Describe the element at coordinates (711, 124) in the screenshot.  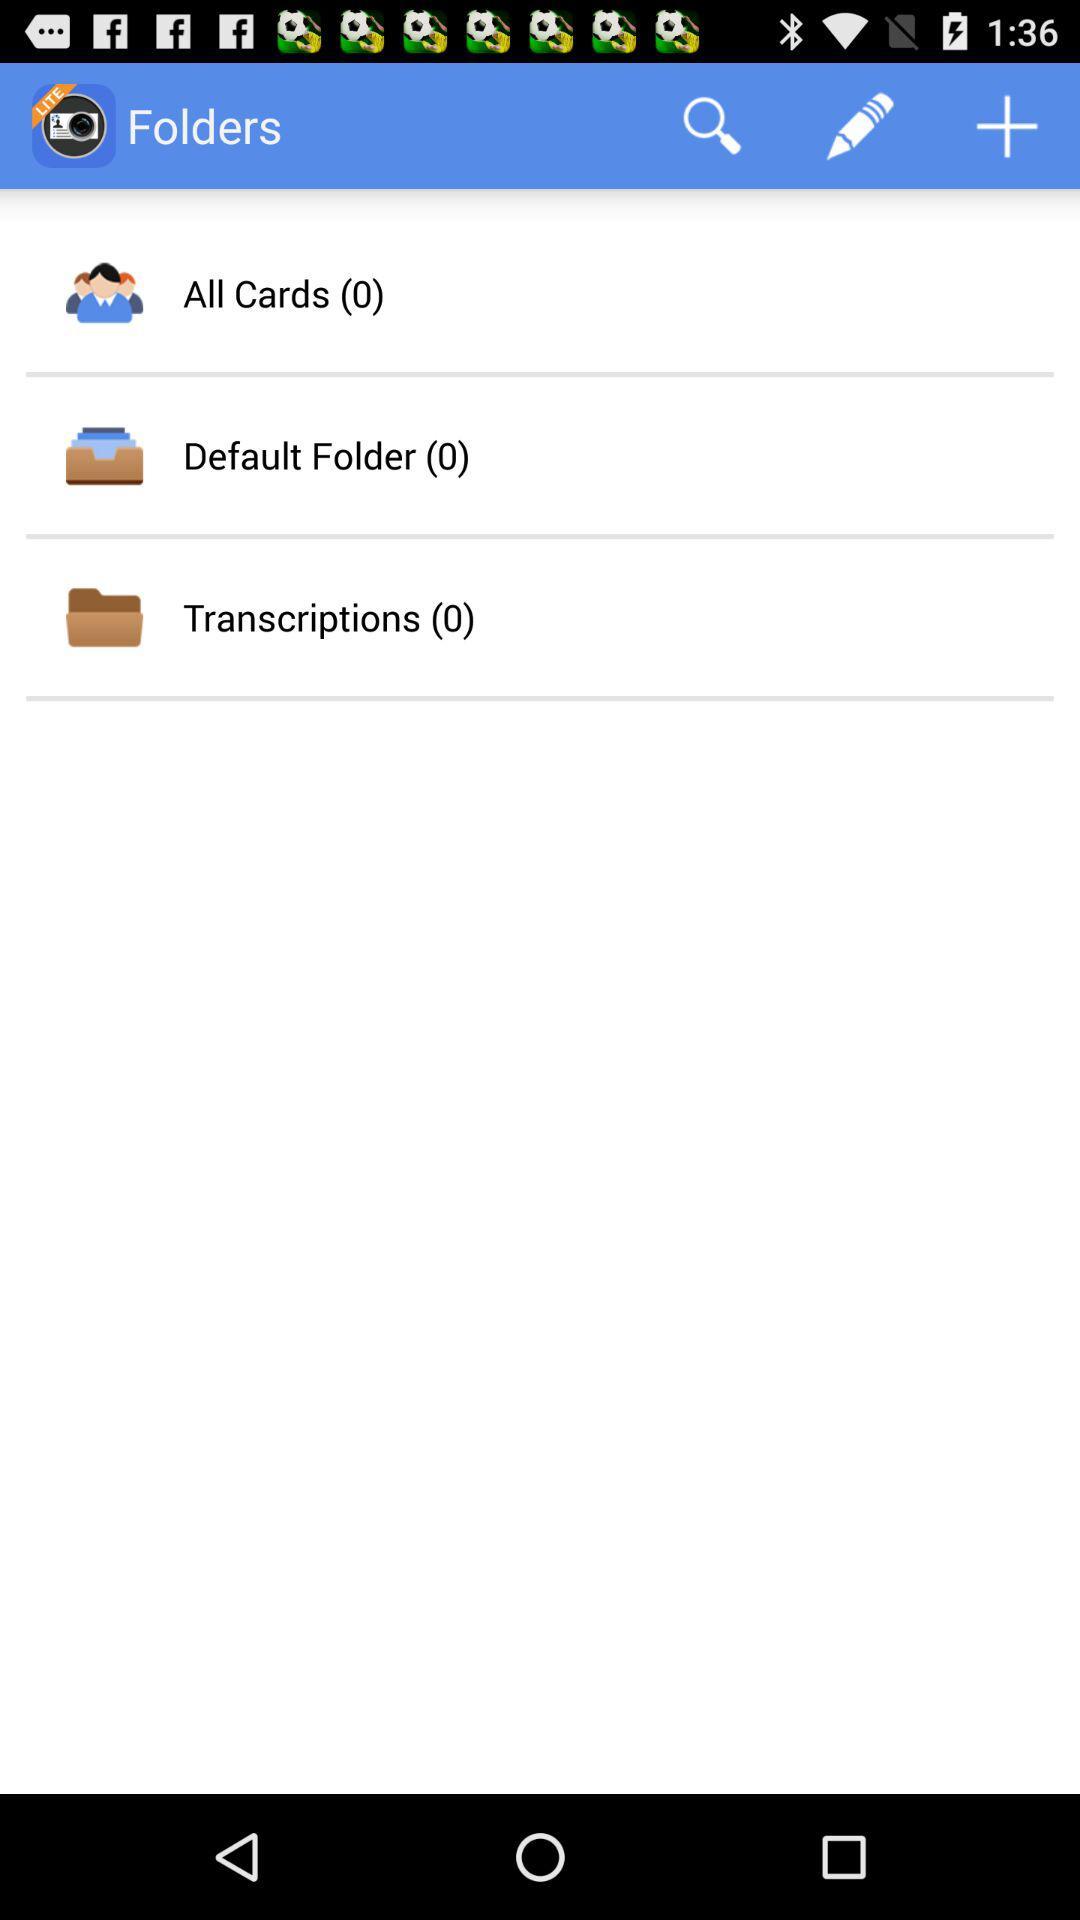
I see `icon at the top` at that location.